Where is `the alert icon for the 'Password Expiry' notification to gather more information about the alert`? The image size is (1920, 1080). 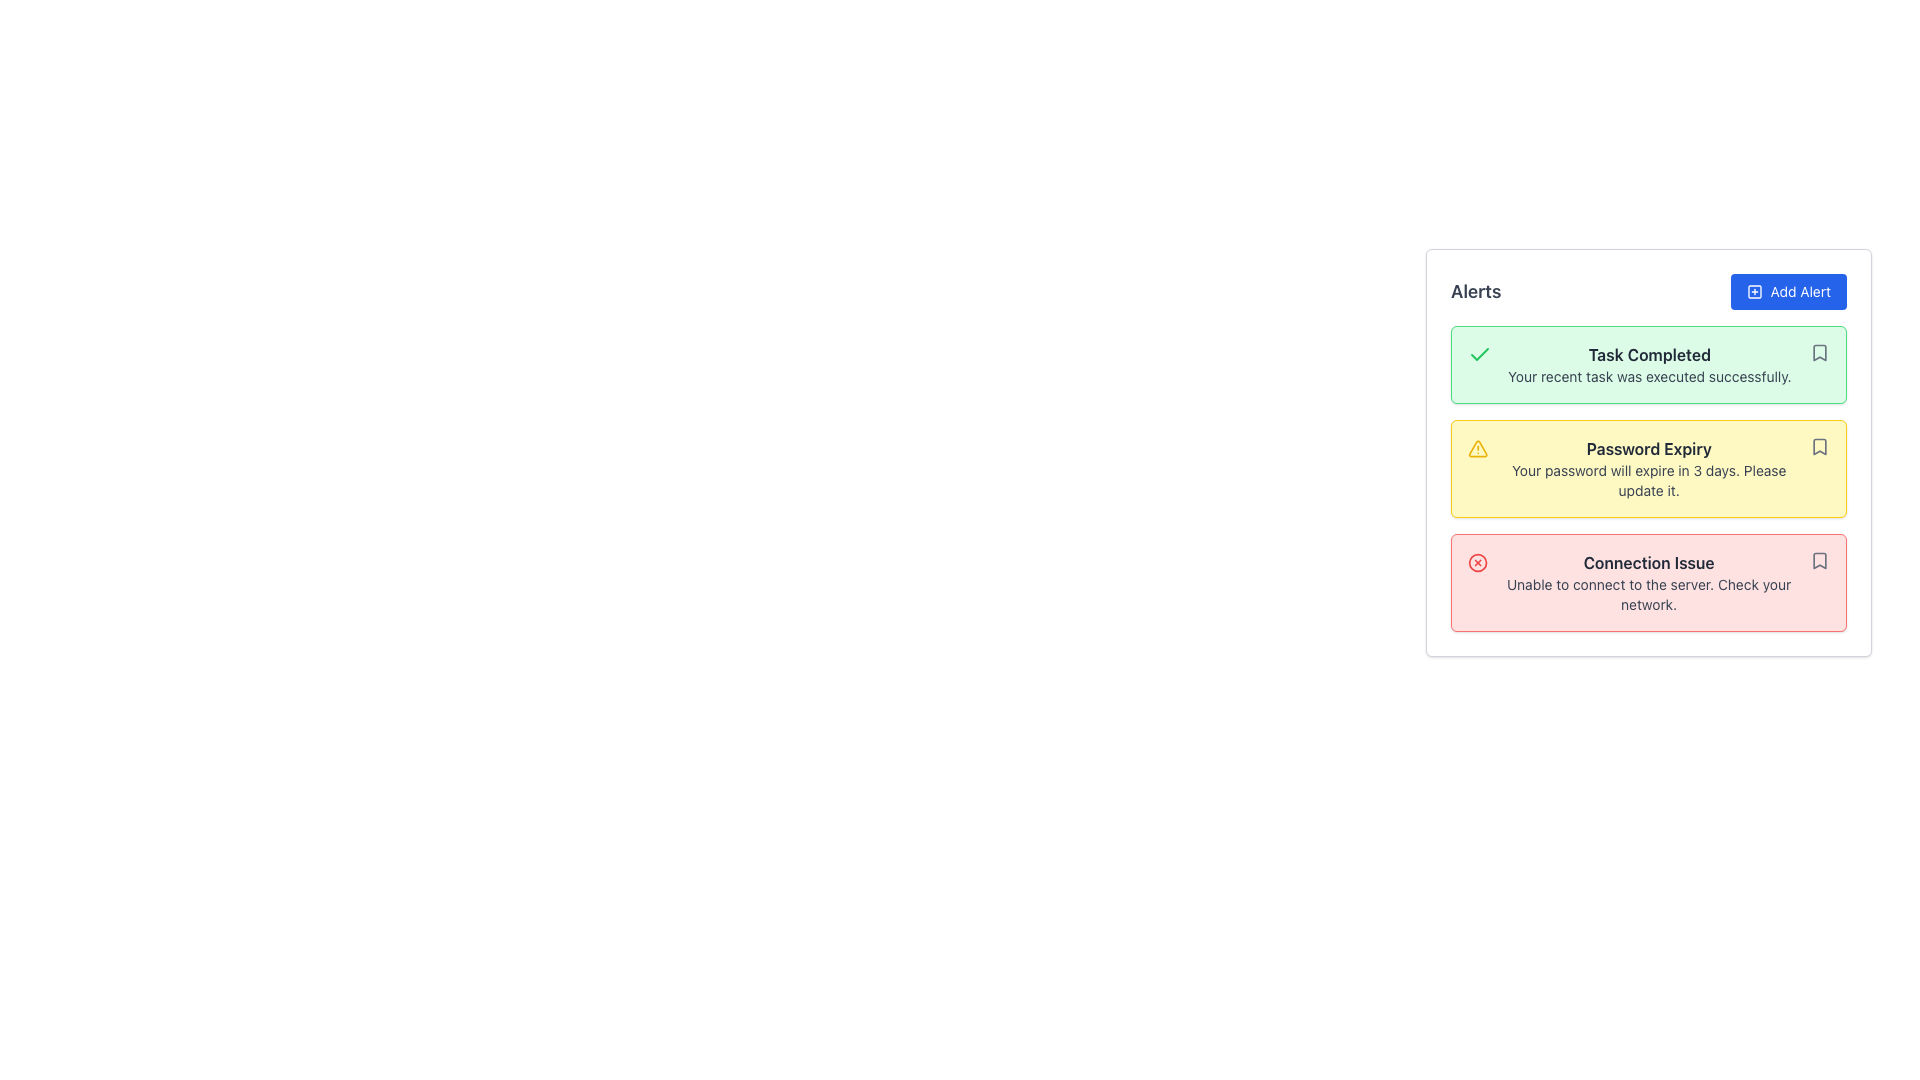
the alert icon for the 'Password Expiry' notification to gather more information about the alert is located at coordinates (1478, 447).